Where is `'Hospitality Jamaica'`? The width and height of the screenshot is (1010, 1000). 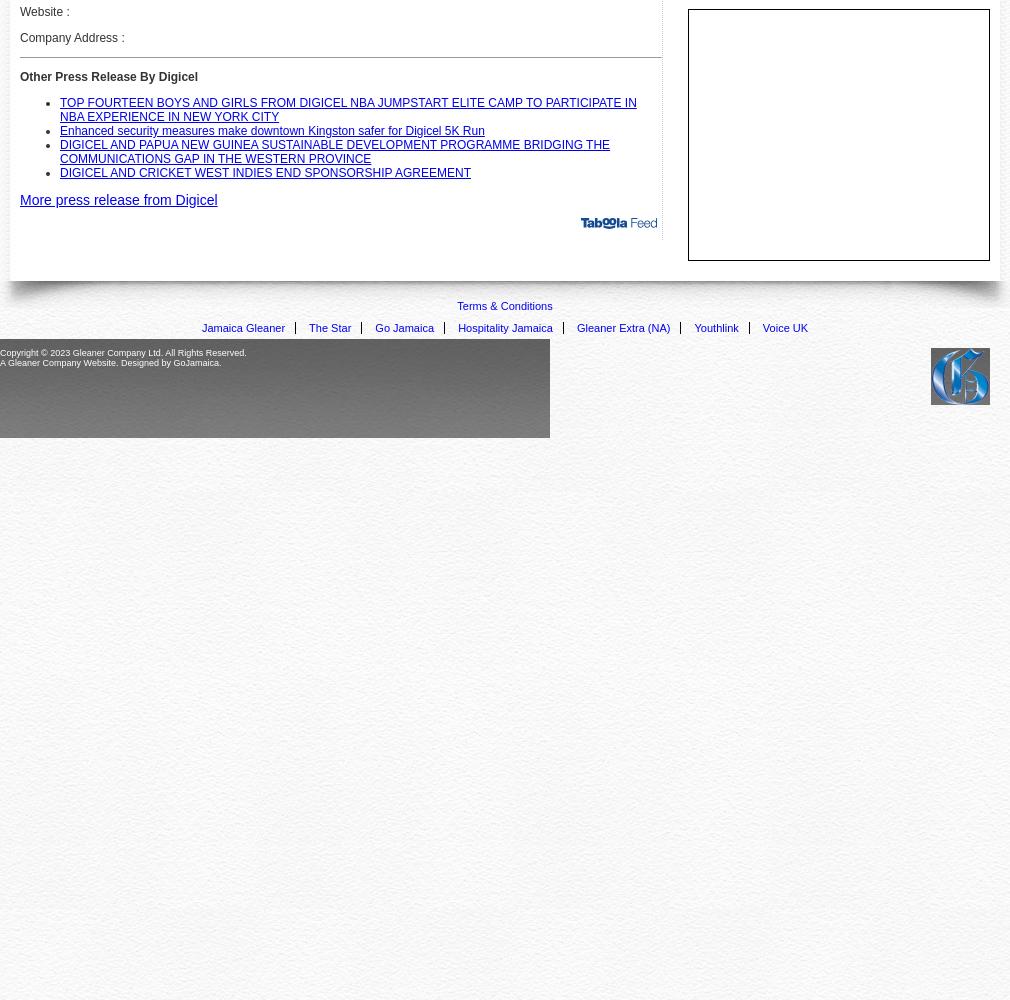
'Hospitality Jamaica' is located at coordinates (505, 327).